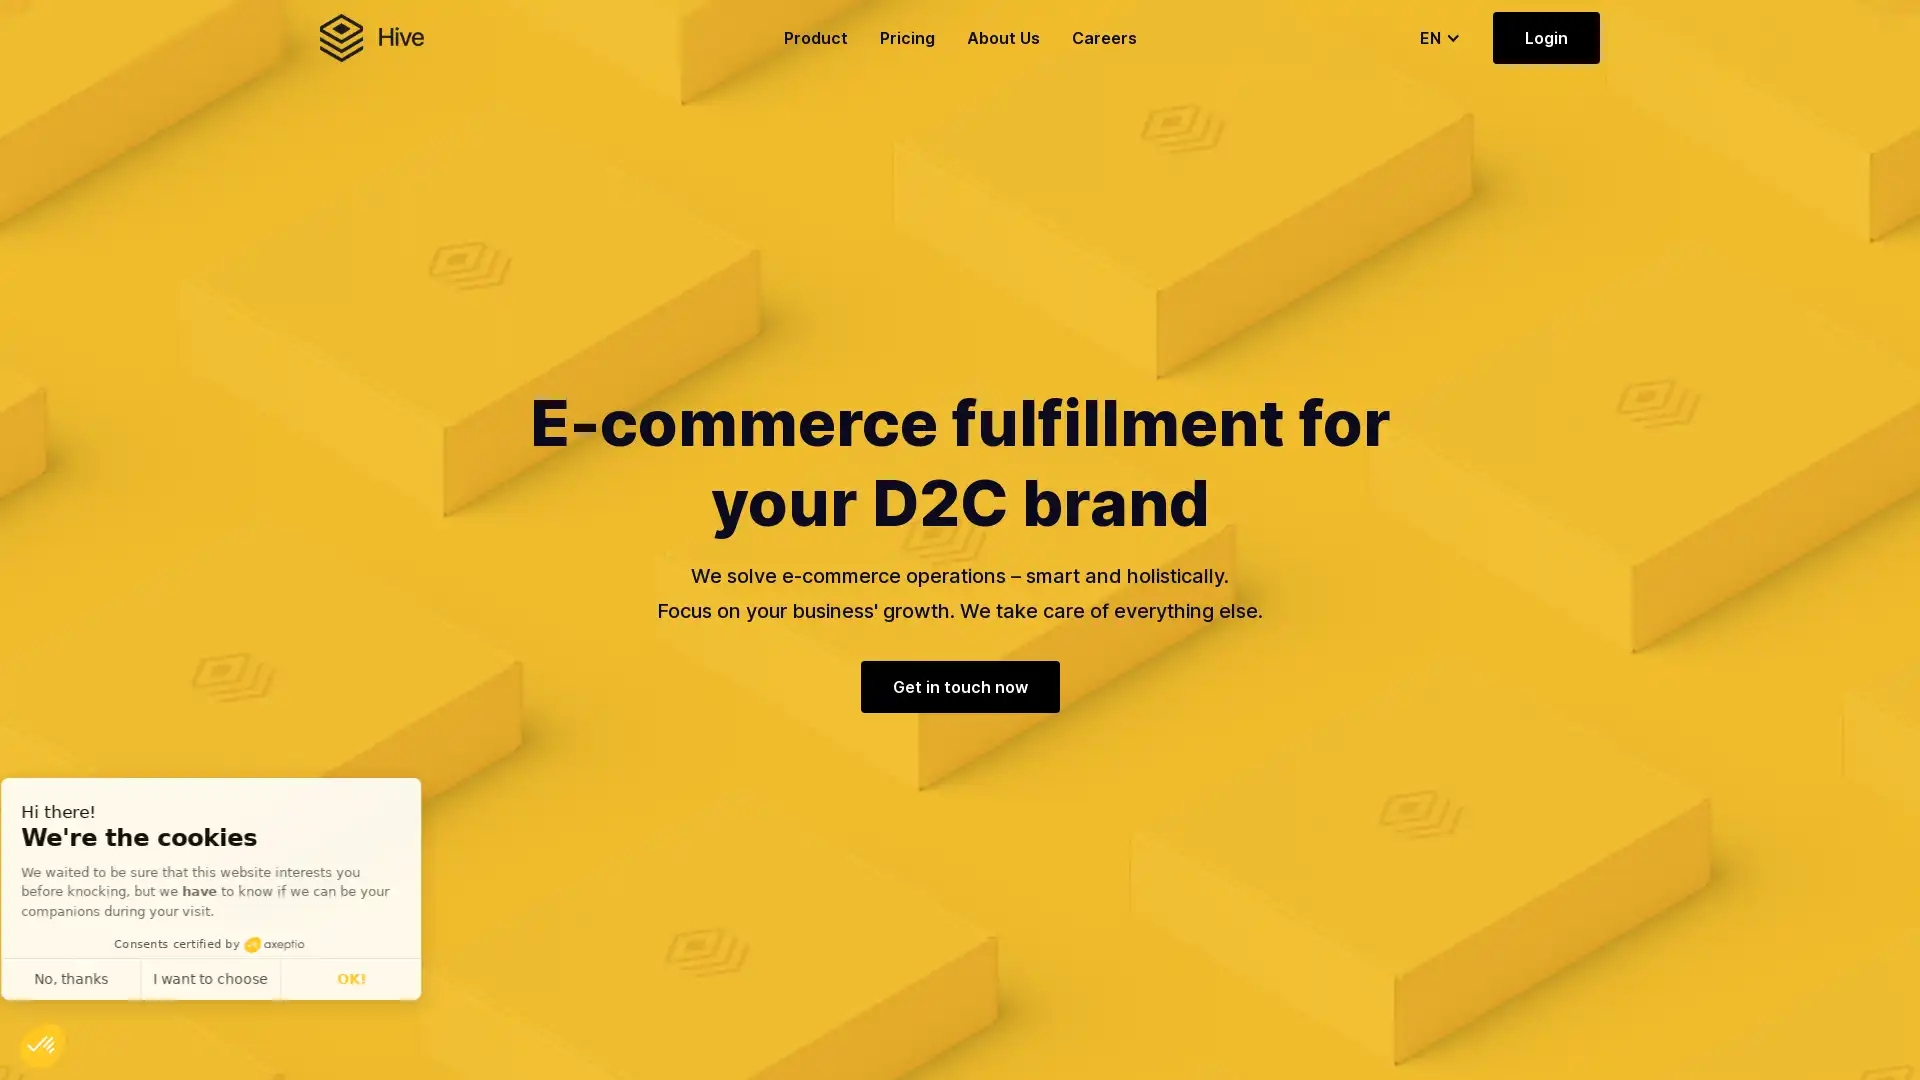 This screenshot has height=1080, width=1920. I want to click on I want to choose, so click(230, 978).